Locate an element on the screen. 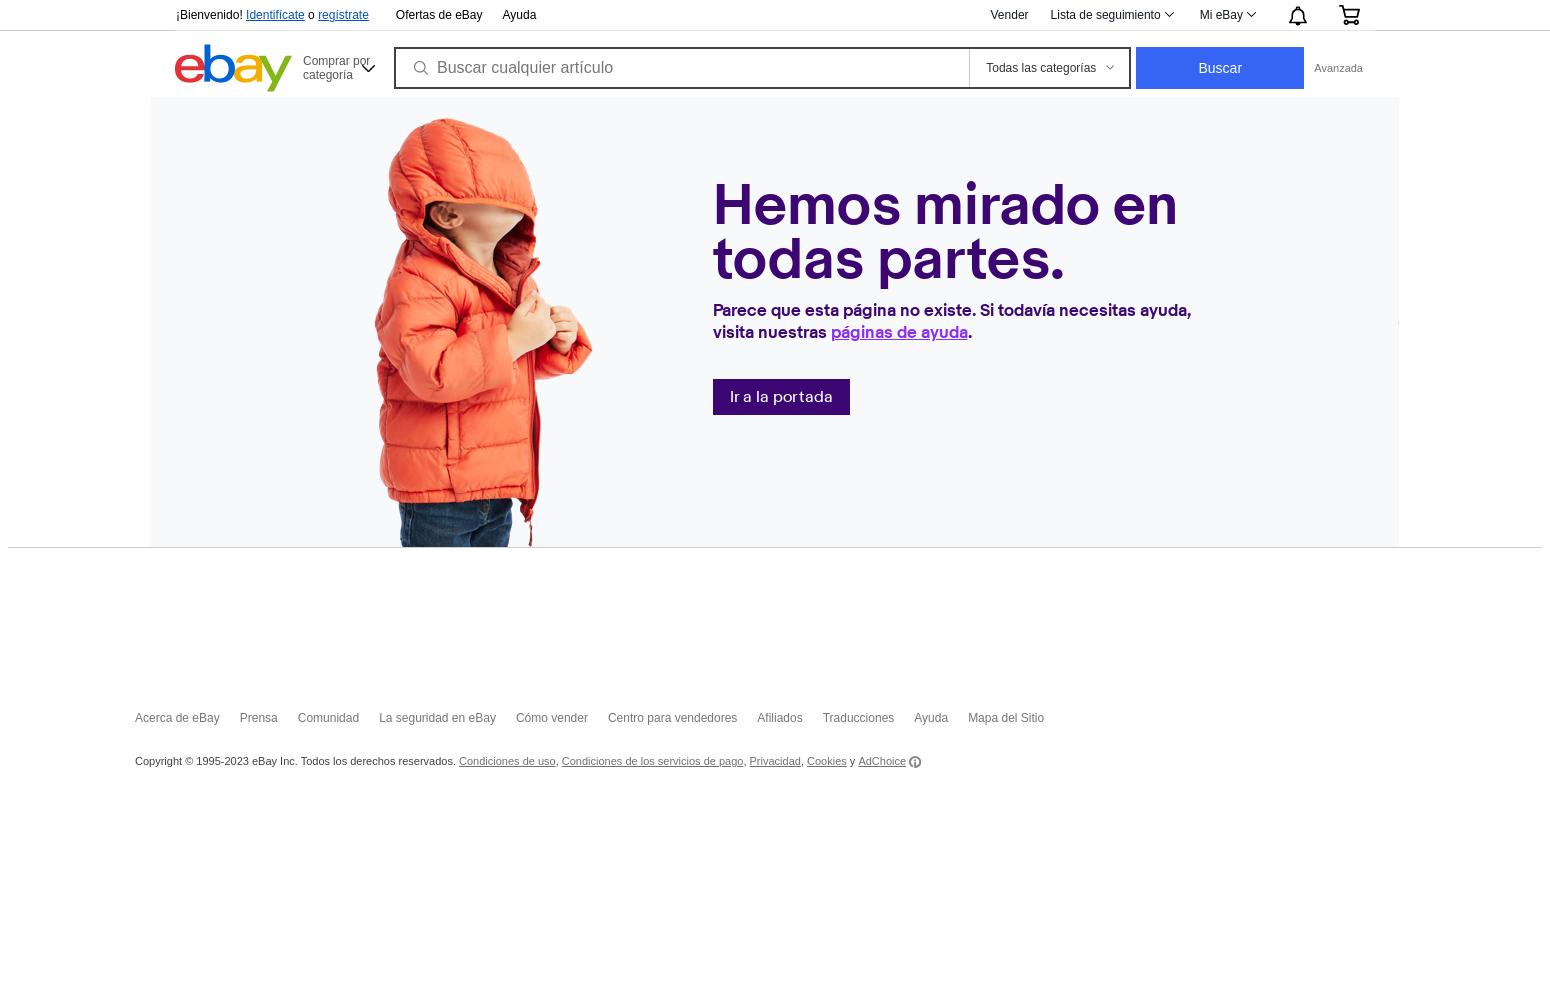 This screenshot has width=1550, height=1000. 'Lista de seguimiento' is located at coordinates (1103, 15).